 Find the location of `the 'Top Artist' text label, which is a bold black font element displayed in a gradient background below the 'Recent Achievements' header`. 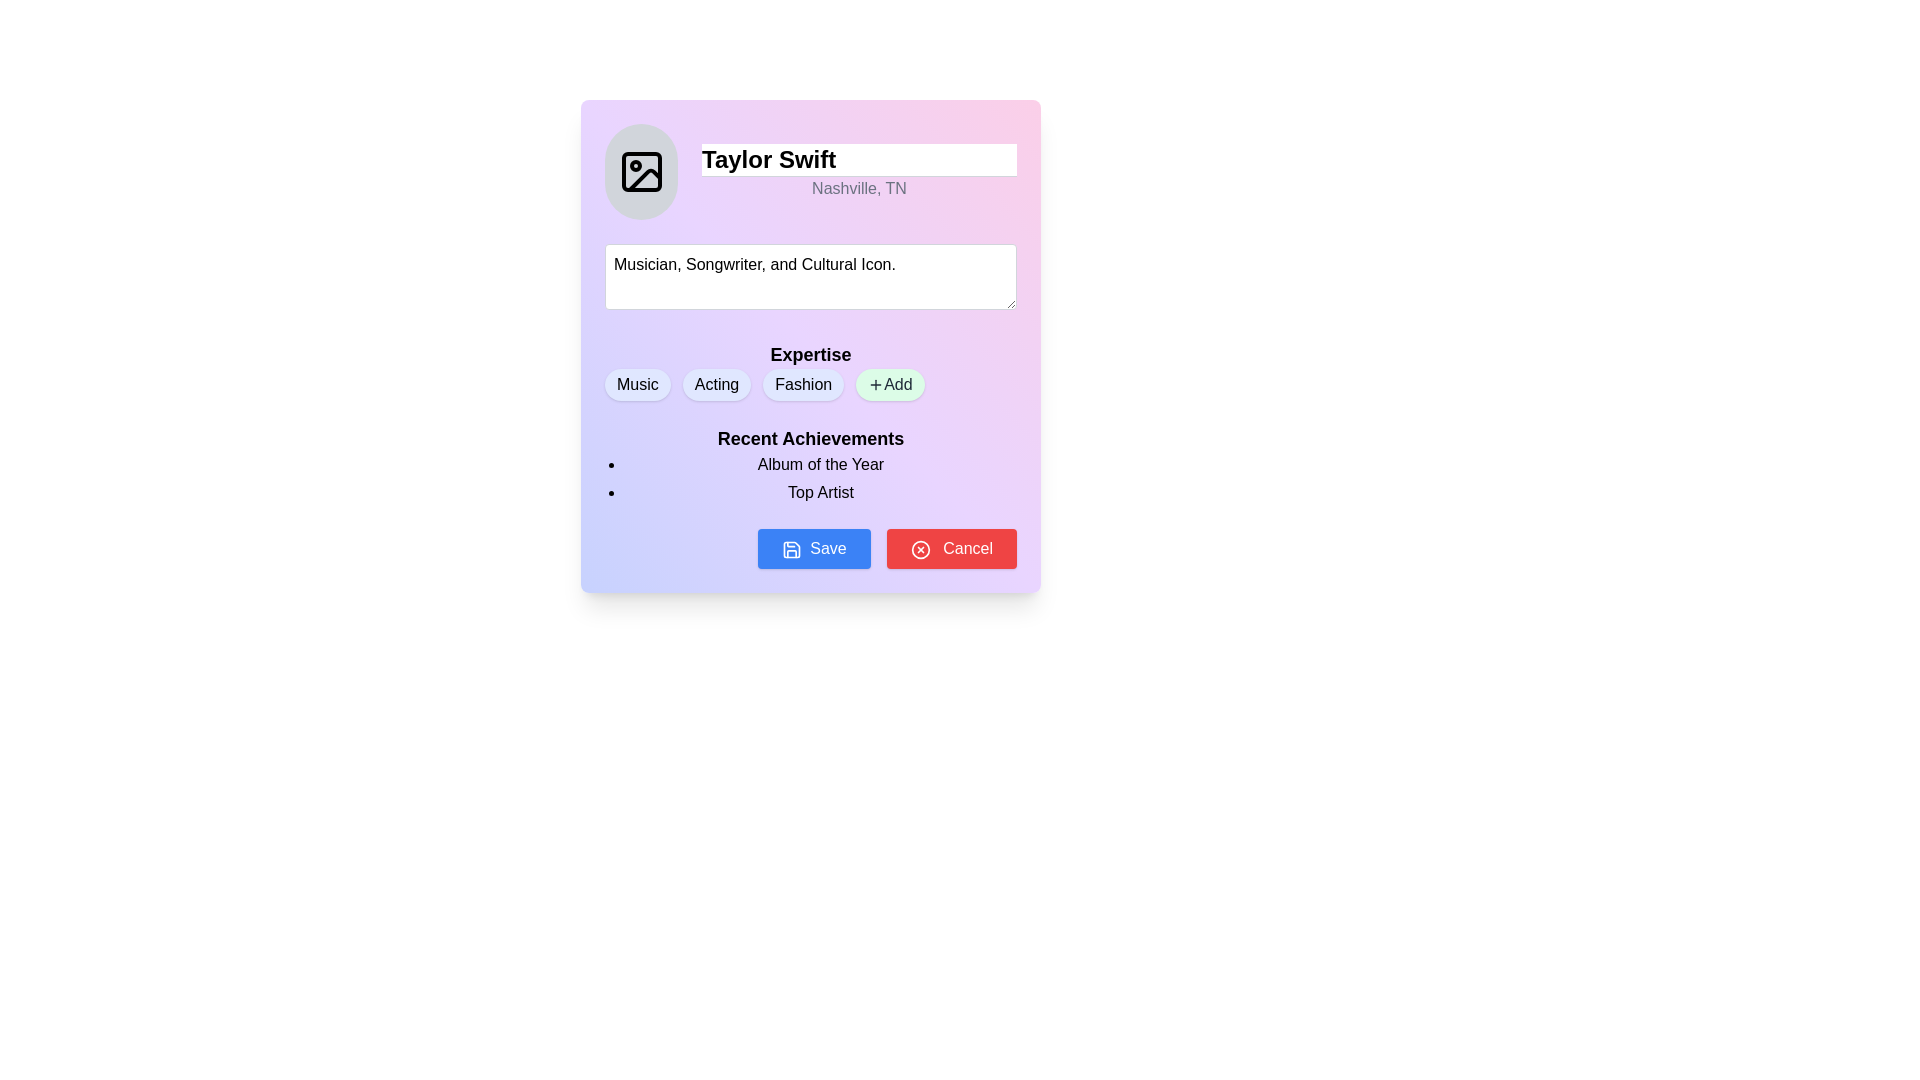

the 'Top Artist' text label, which is a bold black font element displayed in a gradient background below the 'Recent Achievements' header is located at coordinates (820, 493).